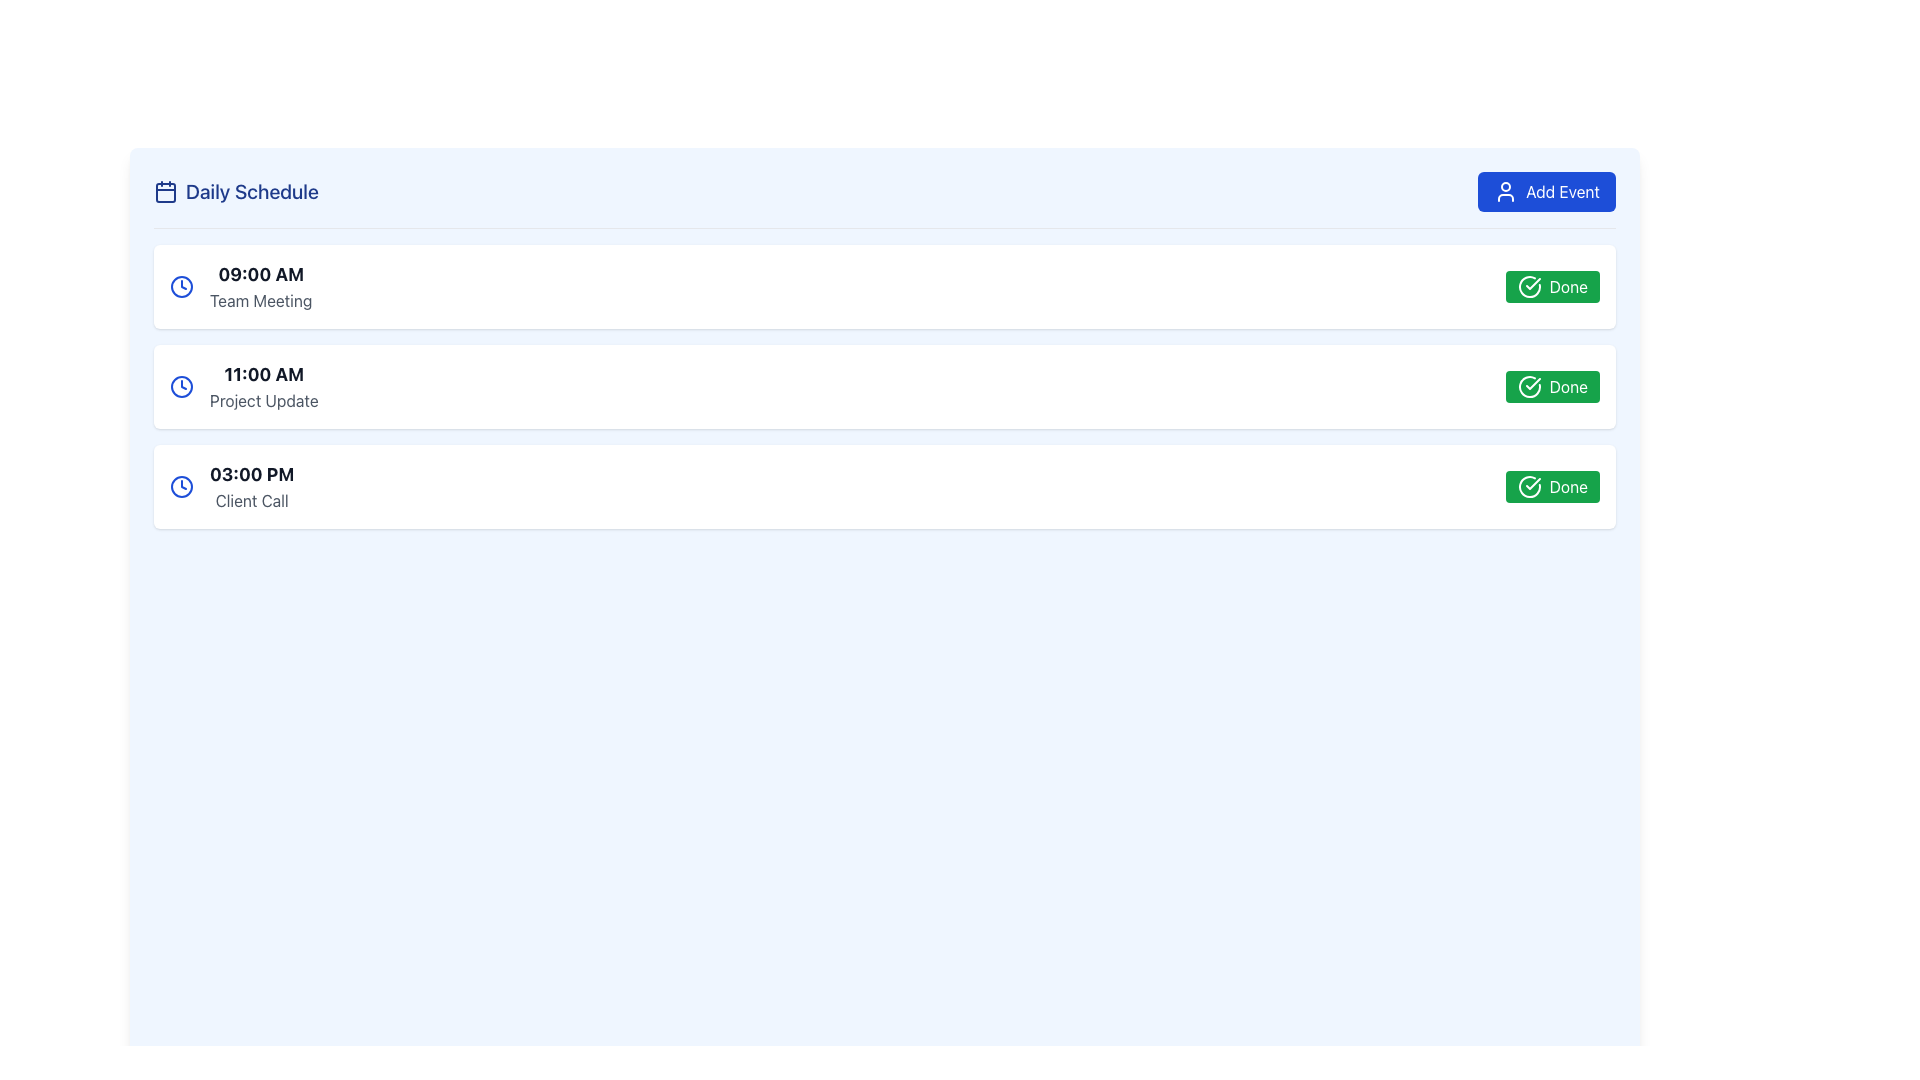 The width and height of the screenshot is (1920, 1080). I want to click on the text label displaying 'Team Meeting' in gray font, which is located directly beneath '09:00 AM' in the schedule list, so click(260, 300).